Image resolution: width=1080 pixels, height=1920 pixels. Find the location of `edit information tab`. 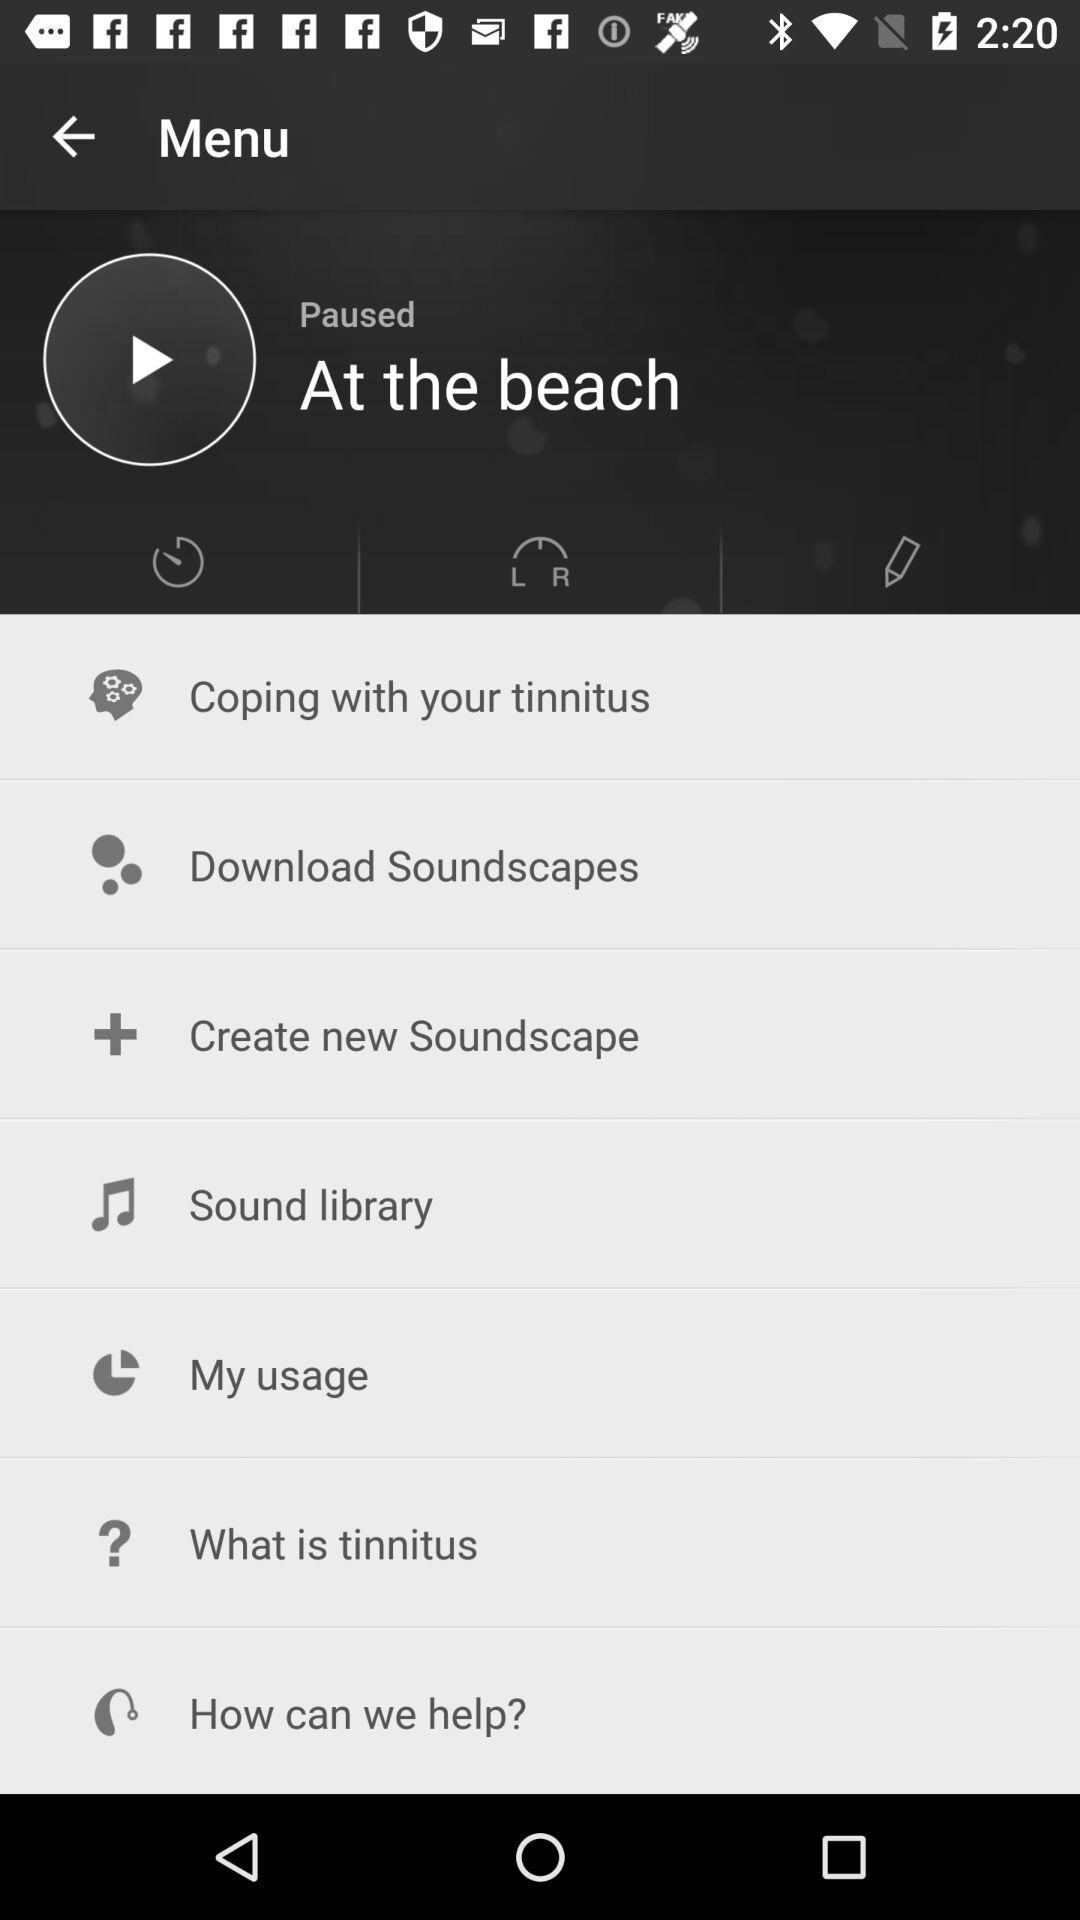

edit information tab is located at coordinates (902, 560).